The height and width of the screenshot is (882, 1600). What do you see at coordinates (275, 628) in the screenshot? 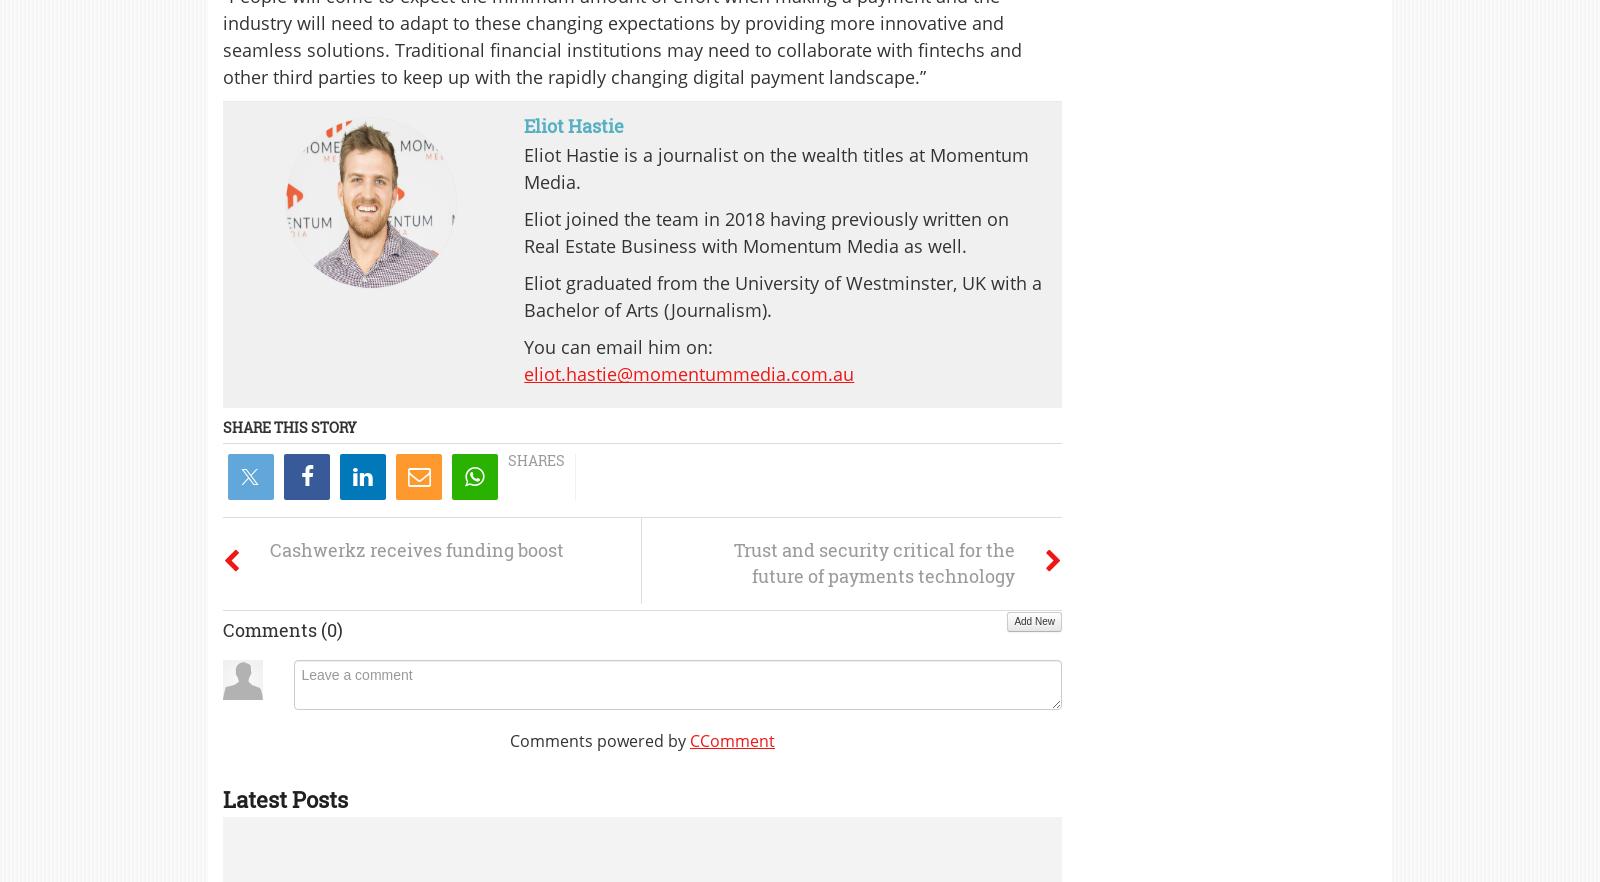
I see `'Comments			('` at bounding box center [275, 628].